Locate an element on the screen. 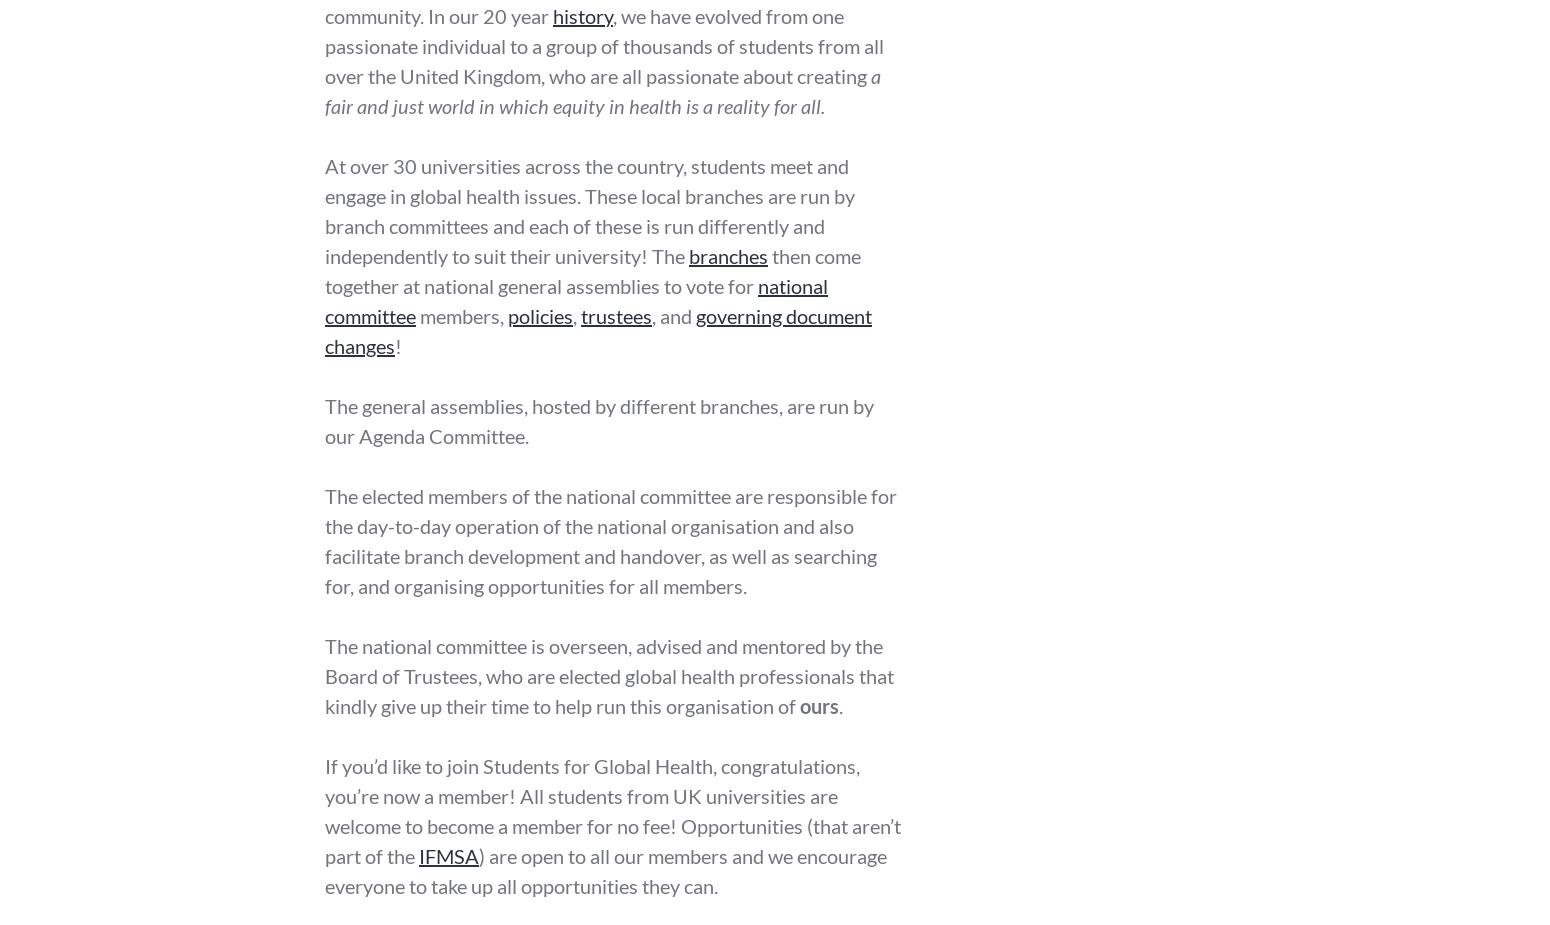 The height and width of the screenshot is (925, 1550). ') are open to all our members and we encourage everyone to take up all opportunities they can.' is located at coordinates (606, 870).